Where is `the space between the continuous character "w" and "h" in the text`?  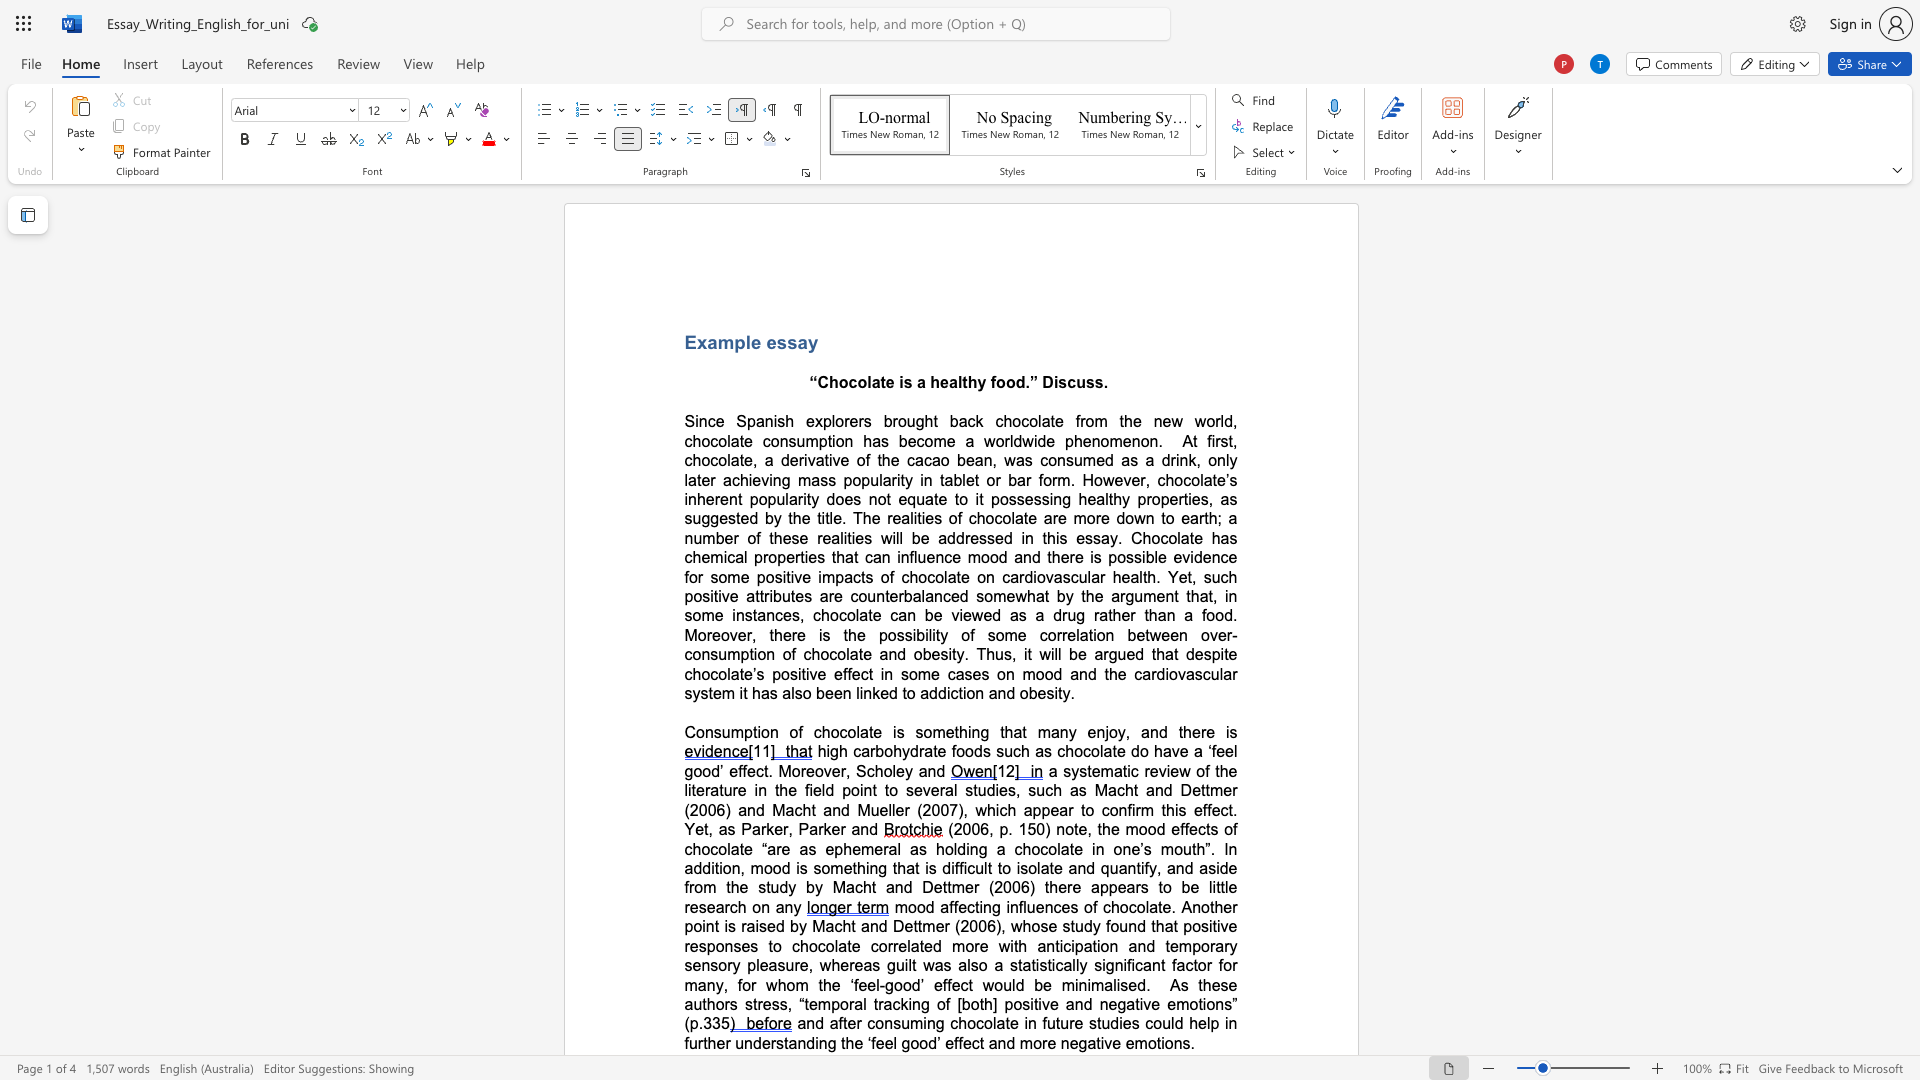
the space between the continuous character "w" and "h" in the text is located at coordinates (1026, 595).